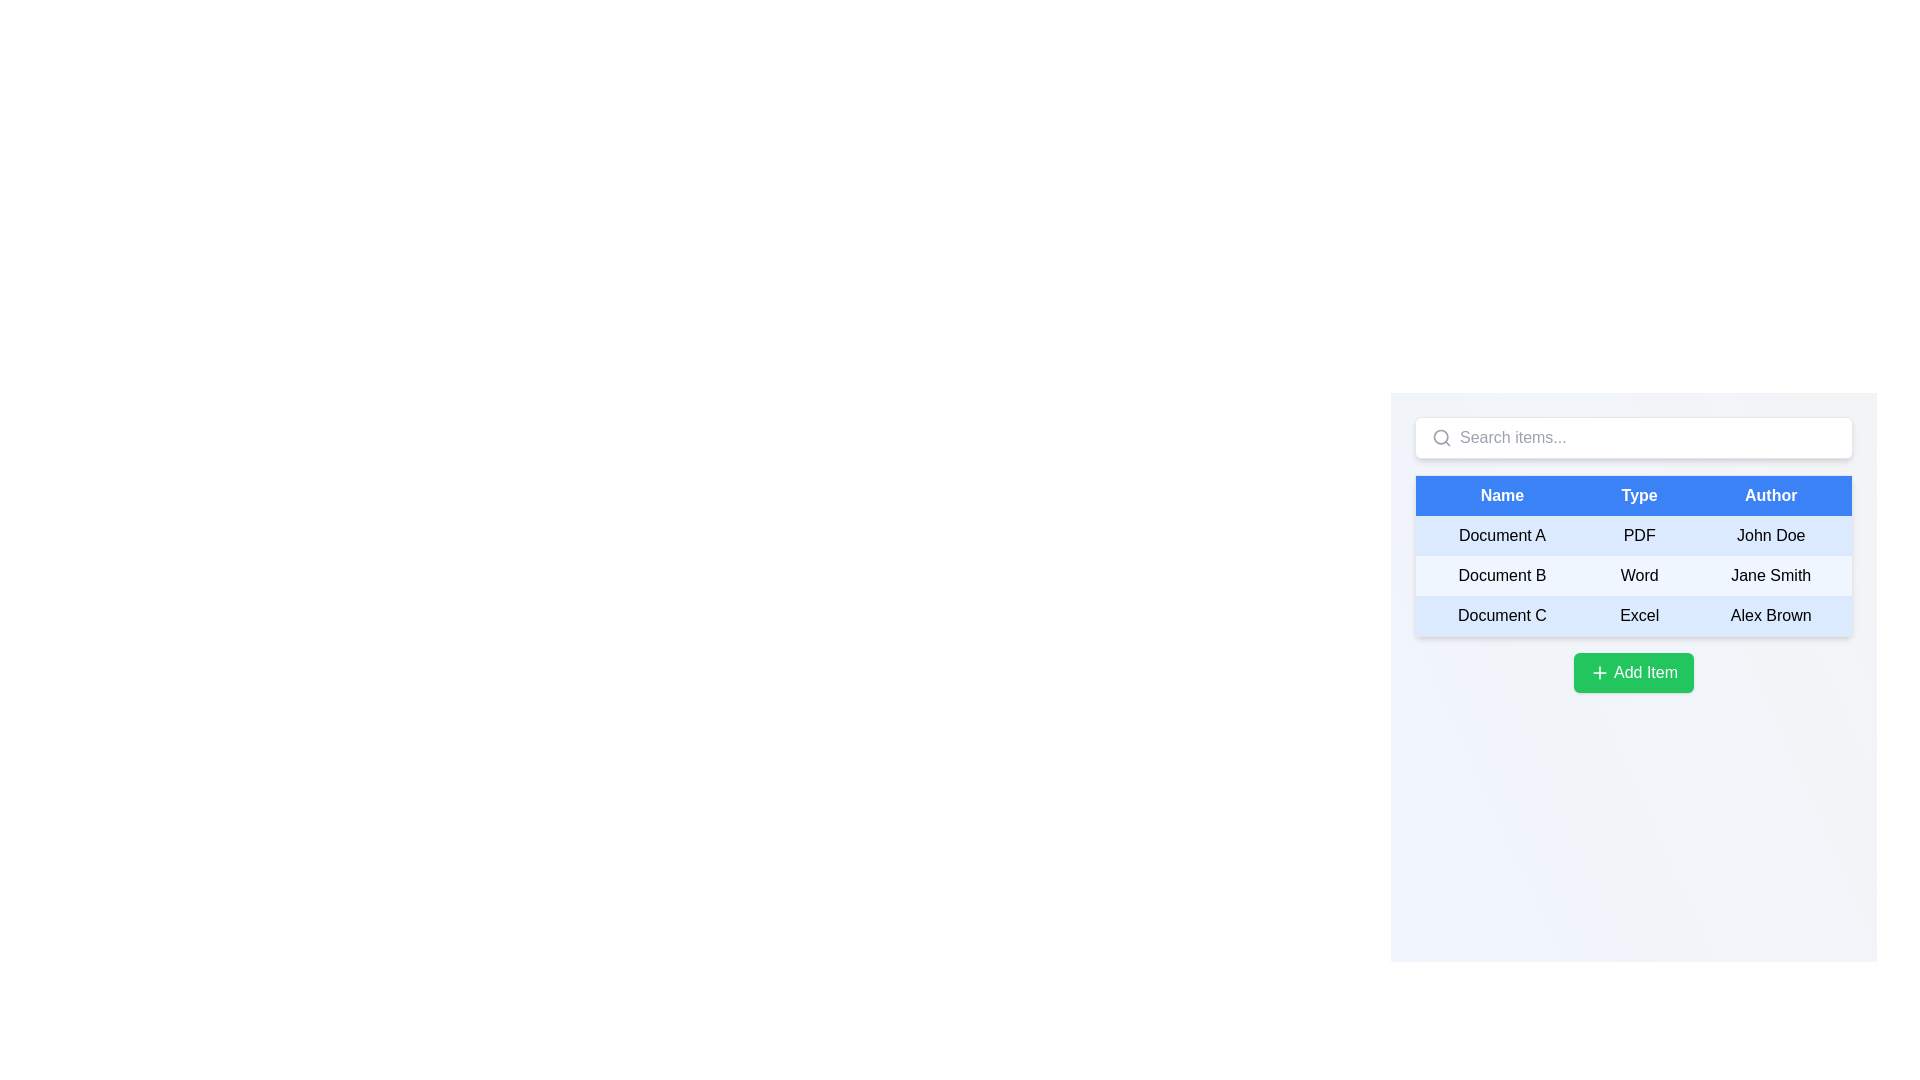 Image resolution: width=1920 pixels, height=1080 pixels. Describe the element at coordinates (1771, 495) in the screenshot. I see `the 'Author' column header in the table, which is the third header and located to the right of the 'Type' column header` at that location.